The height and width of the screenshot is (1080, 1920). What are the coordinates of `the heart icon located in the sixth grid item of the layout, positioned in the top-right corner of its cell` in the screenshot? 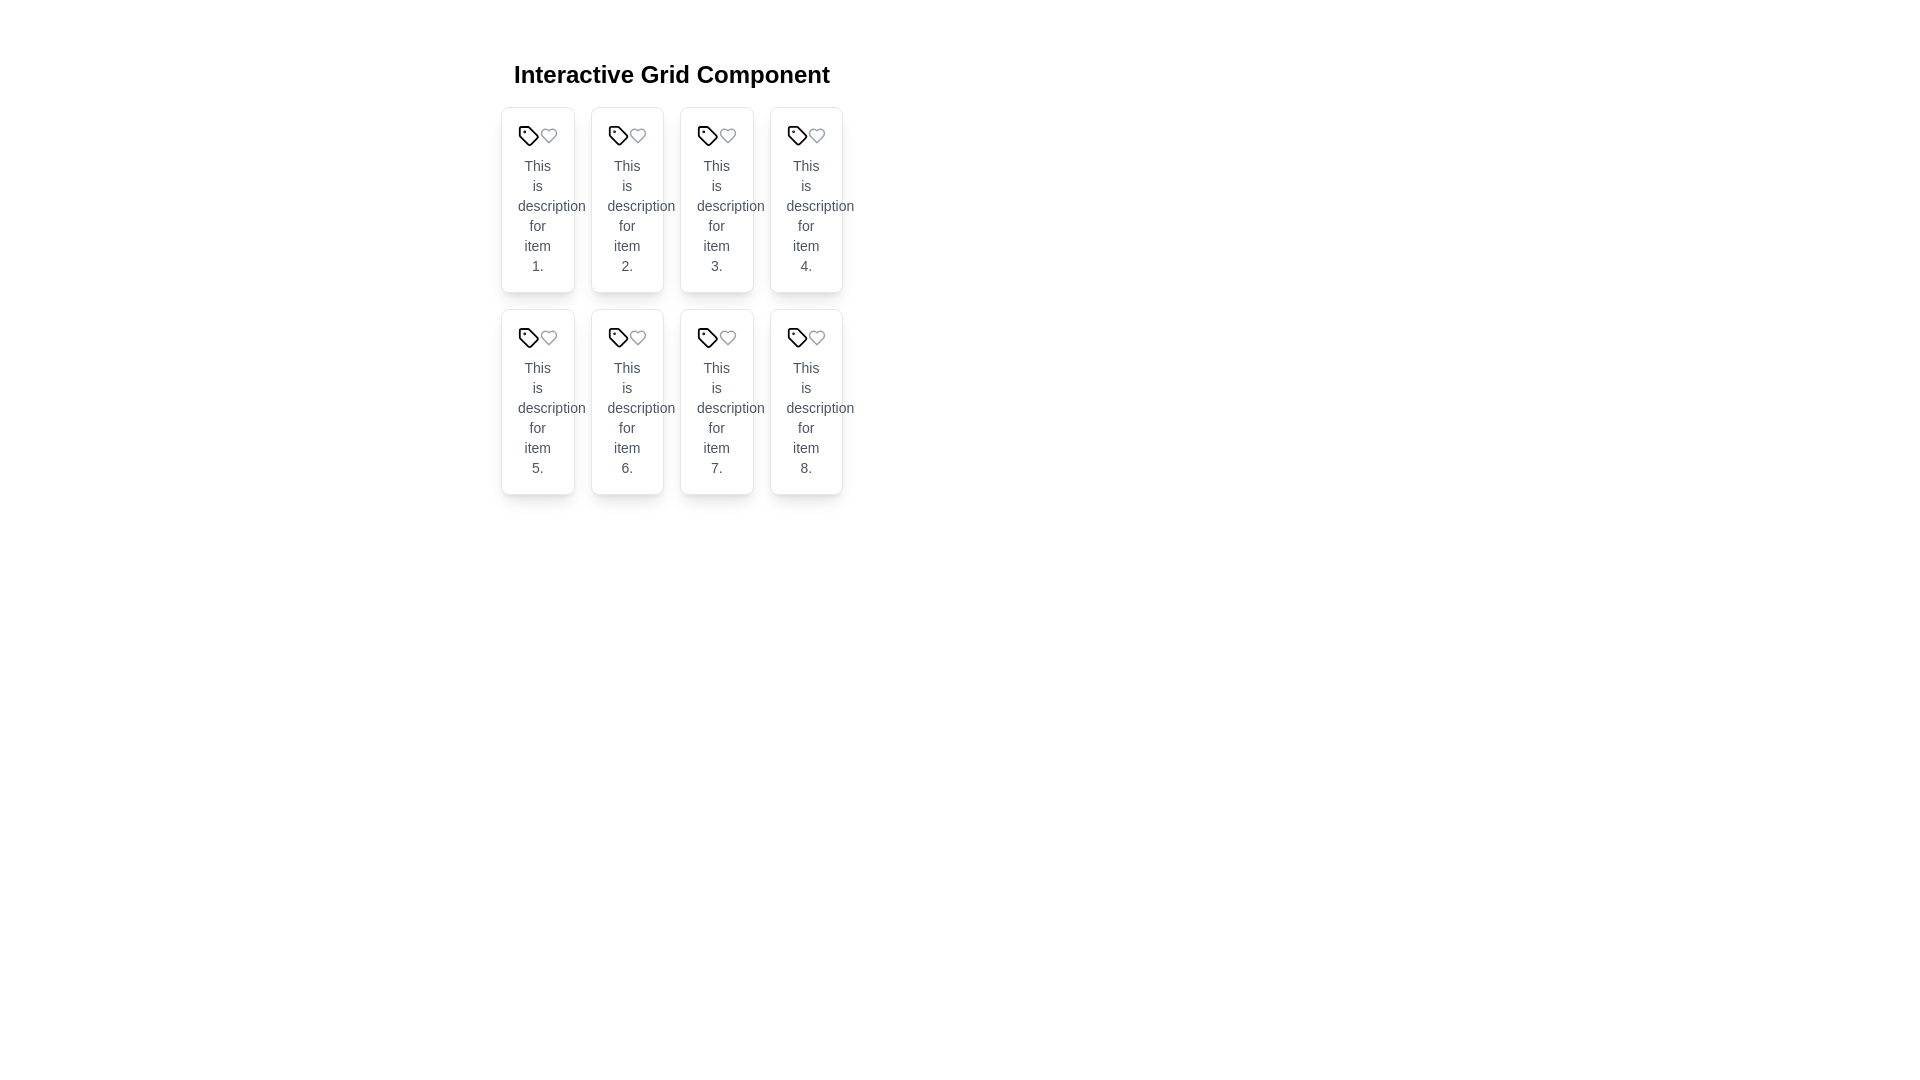 It's located at (637, 337).